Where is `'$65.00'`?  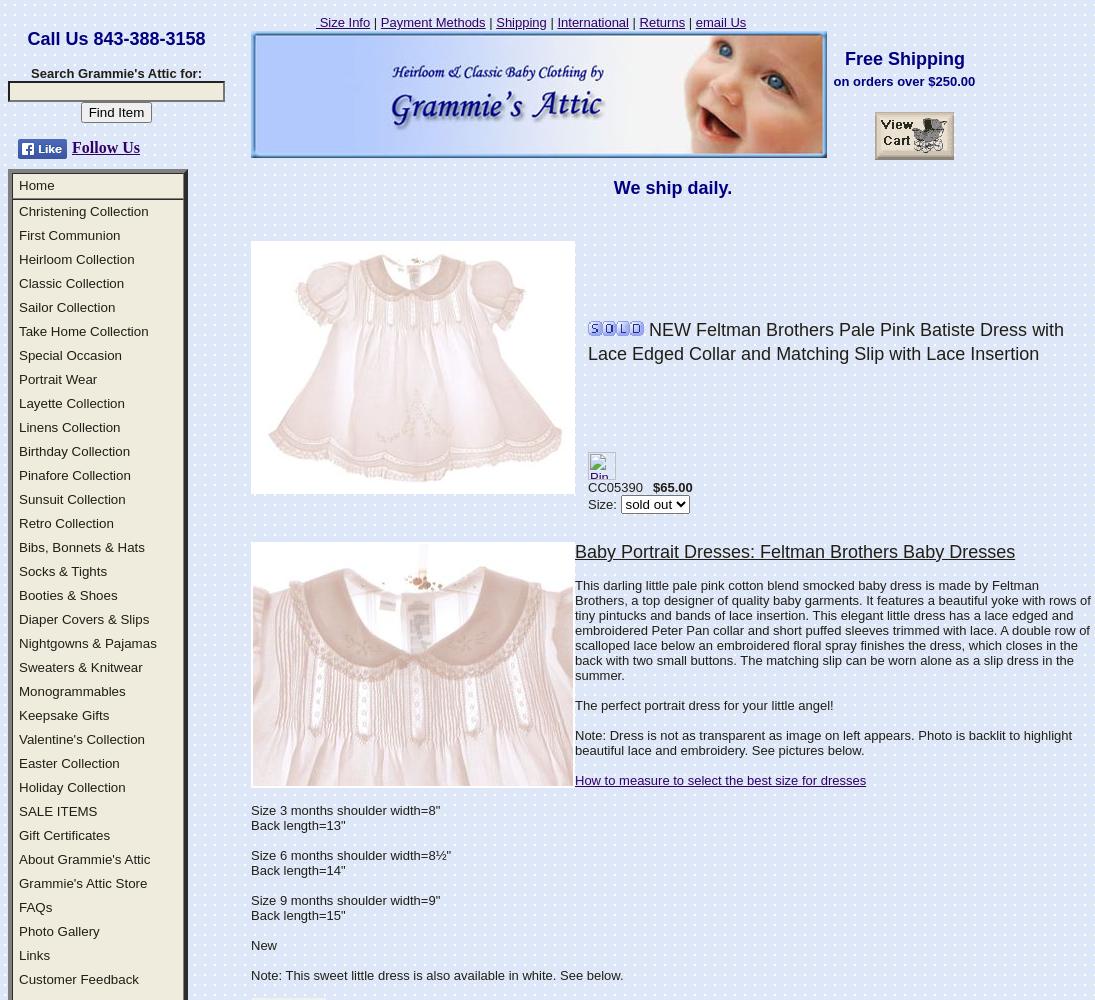
'$65.00' is located at coordinates (651, 486).